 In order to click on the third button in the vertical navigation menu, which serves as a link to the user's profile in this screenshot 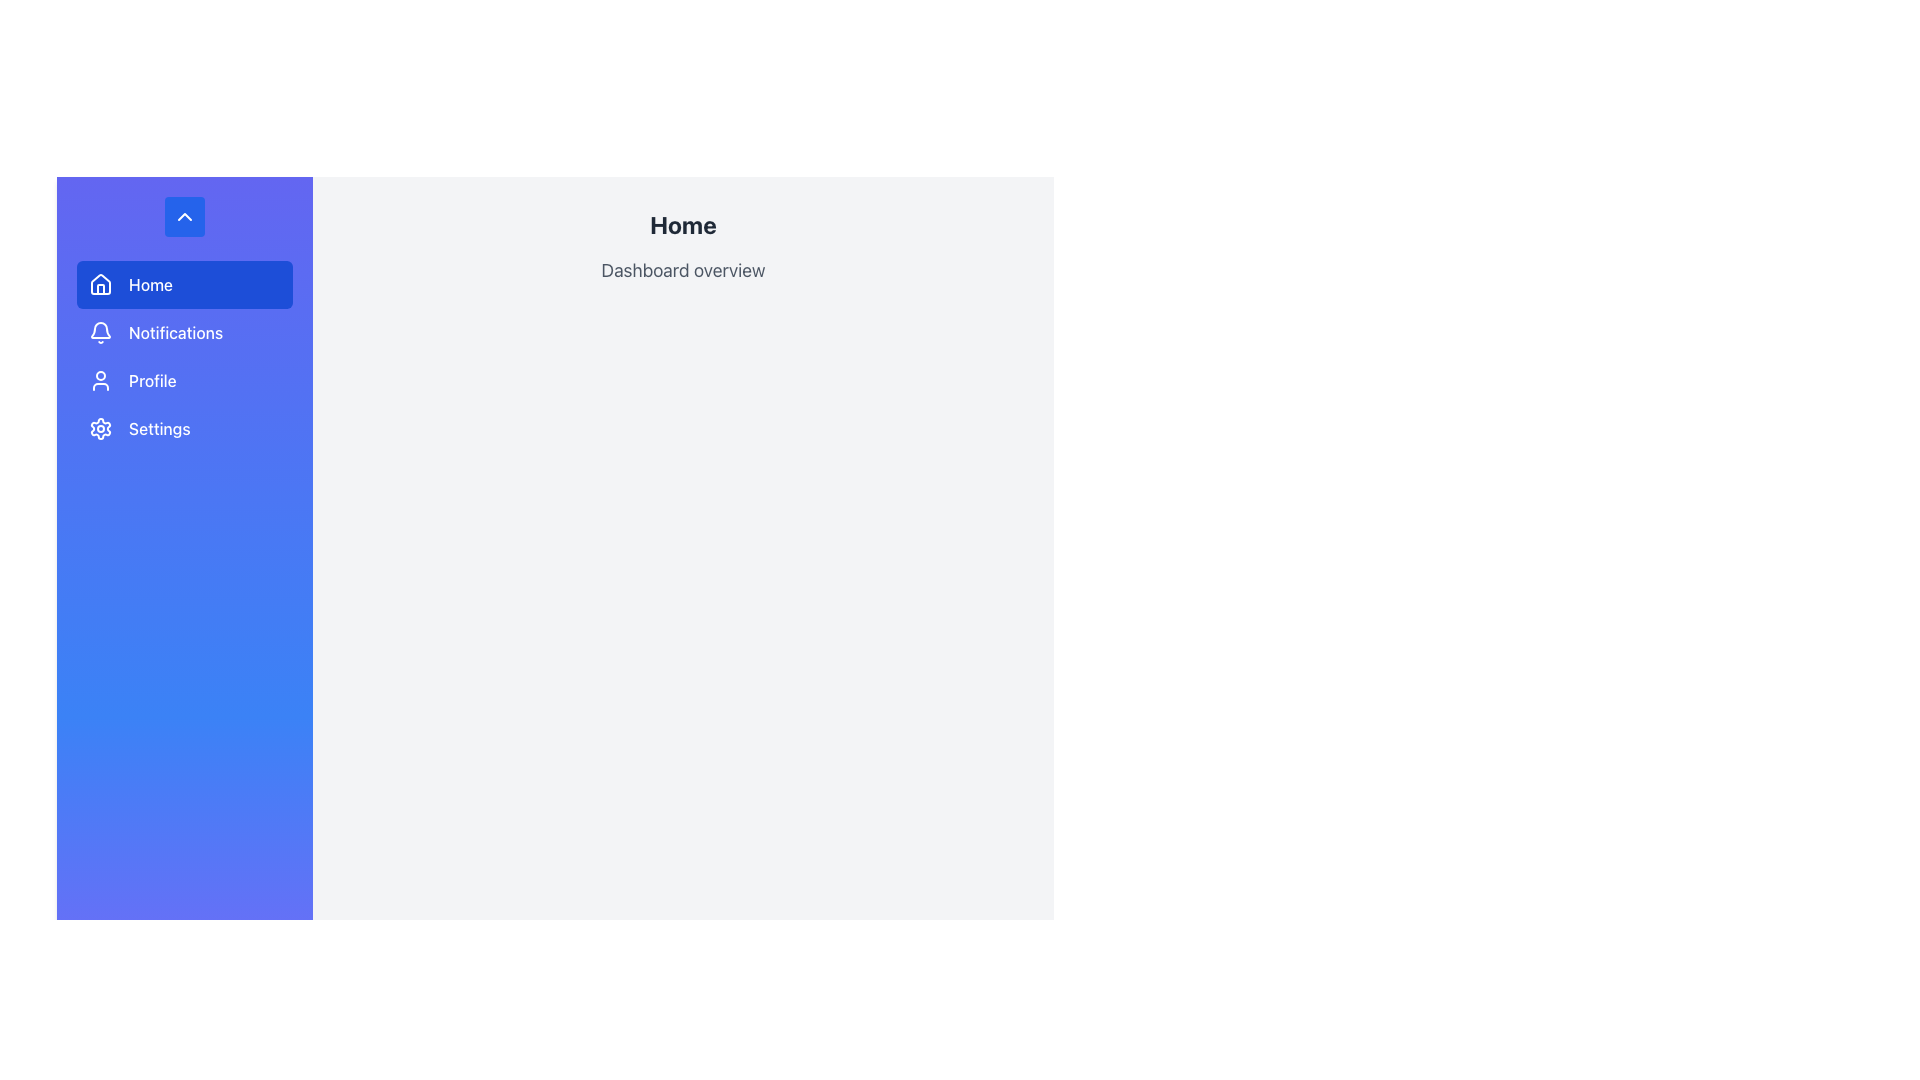, I will do `click(185, 381)`.